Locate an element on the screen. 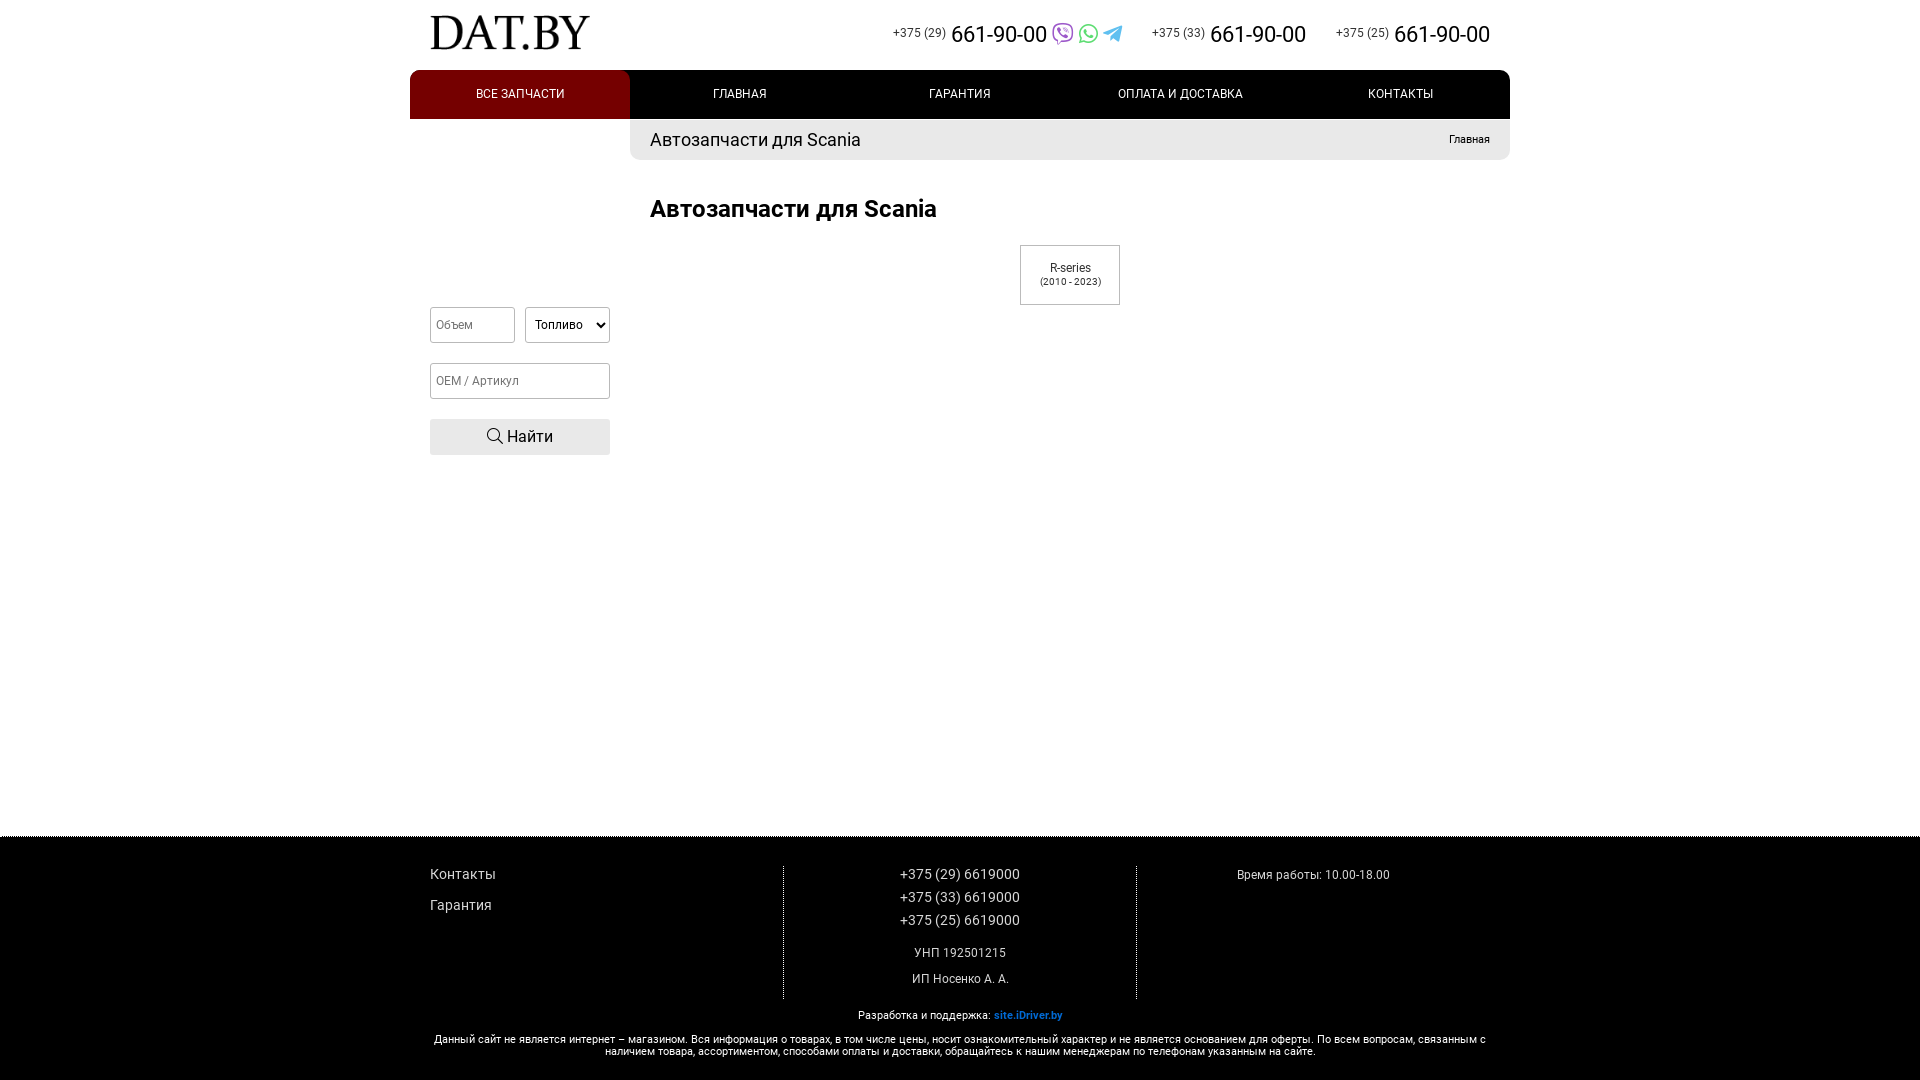 The width and height of the screenshot is (1920, 1080). 'R-series is located at coordinates (1069, 274).